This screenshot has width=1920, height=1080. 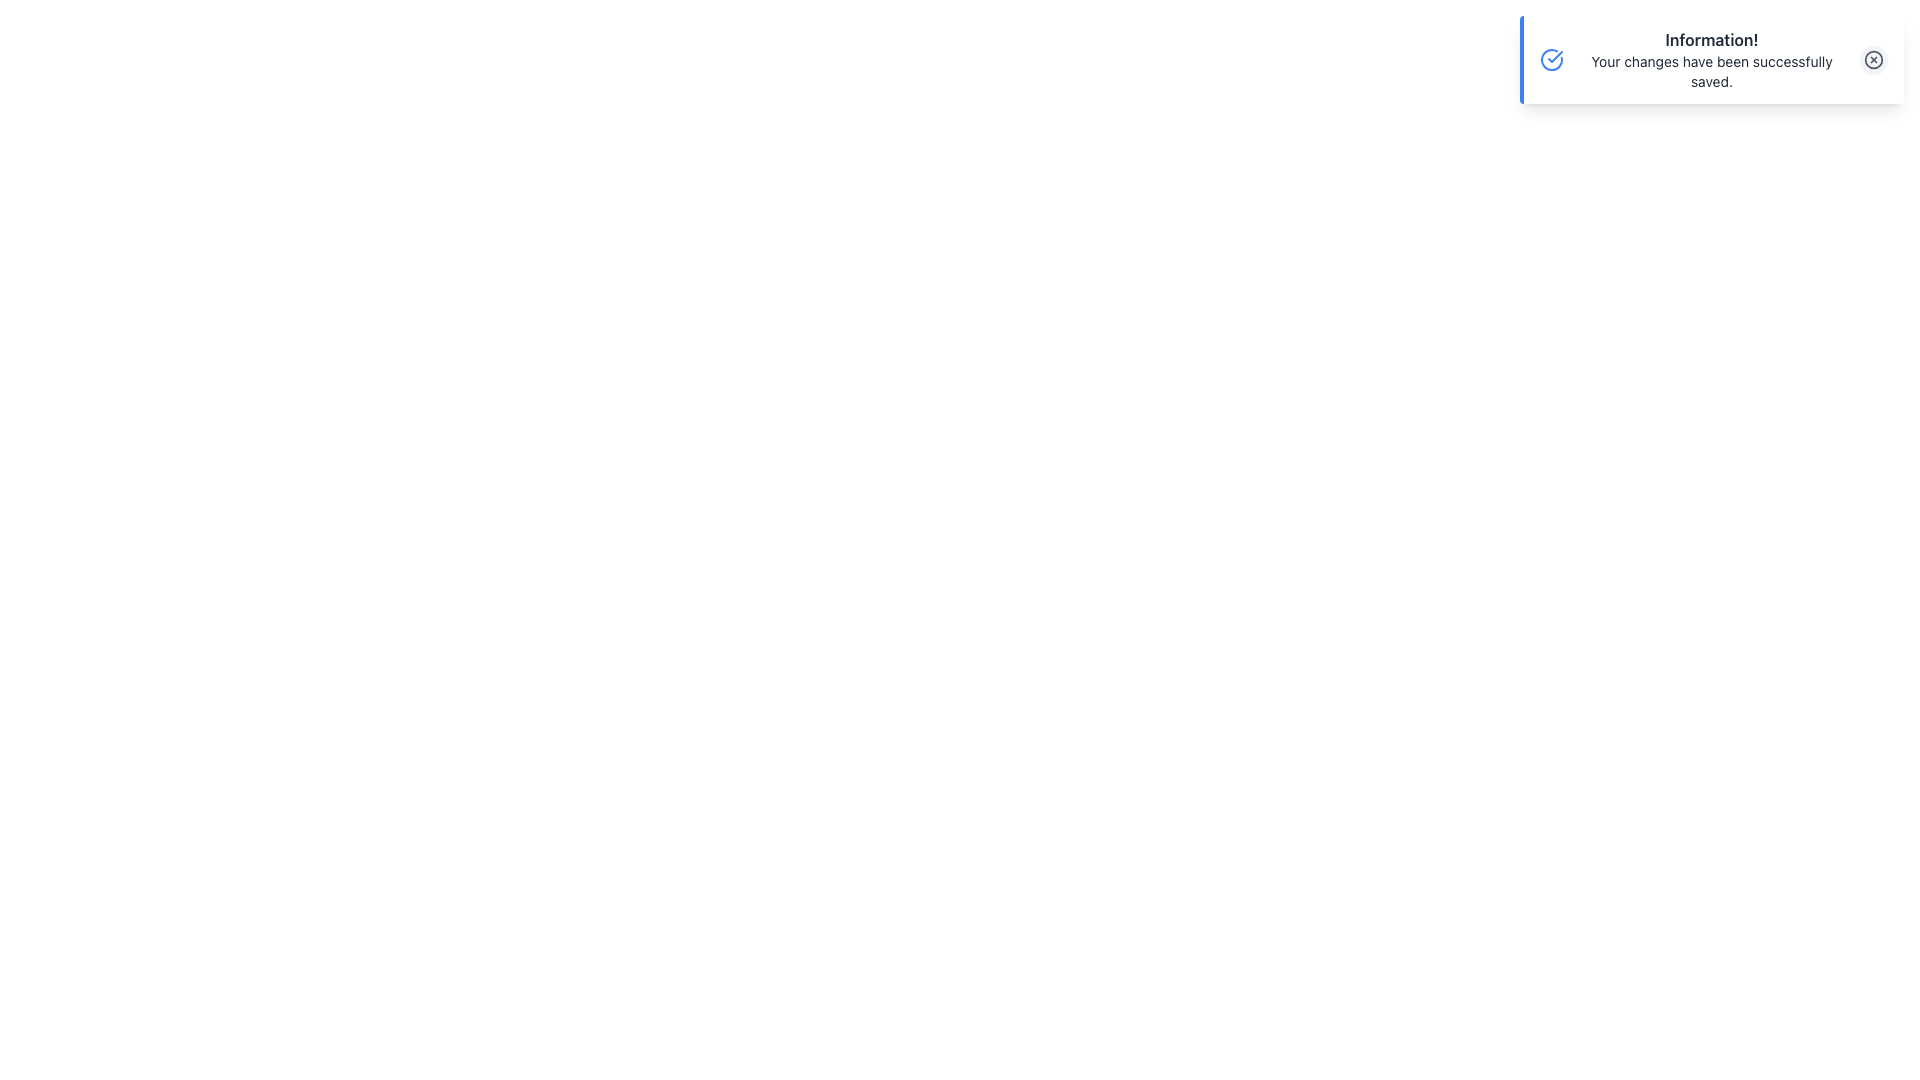 I want to click on the 'X' icon button located in the top-right corner of the notification dialog, so click(x=1872, y=59).